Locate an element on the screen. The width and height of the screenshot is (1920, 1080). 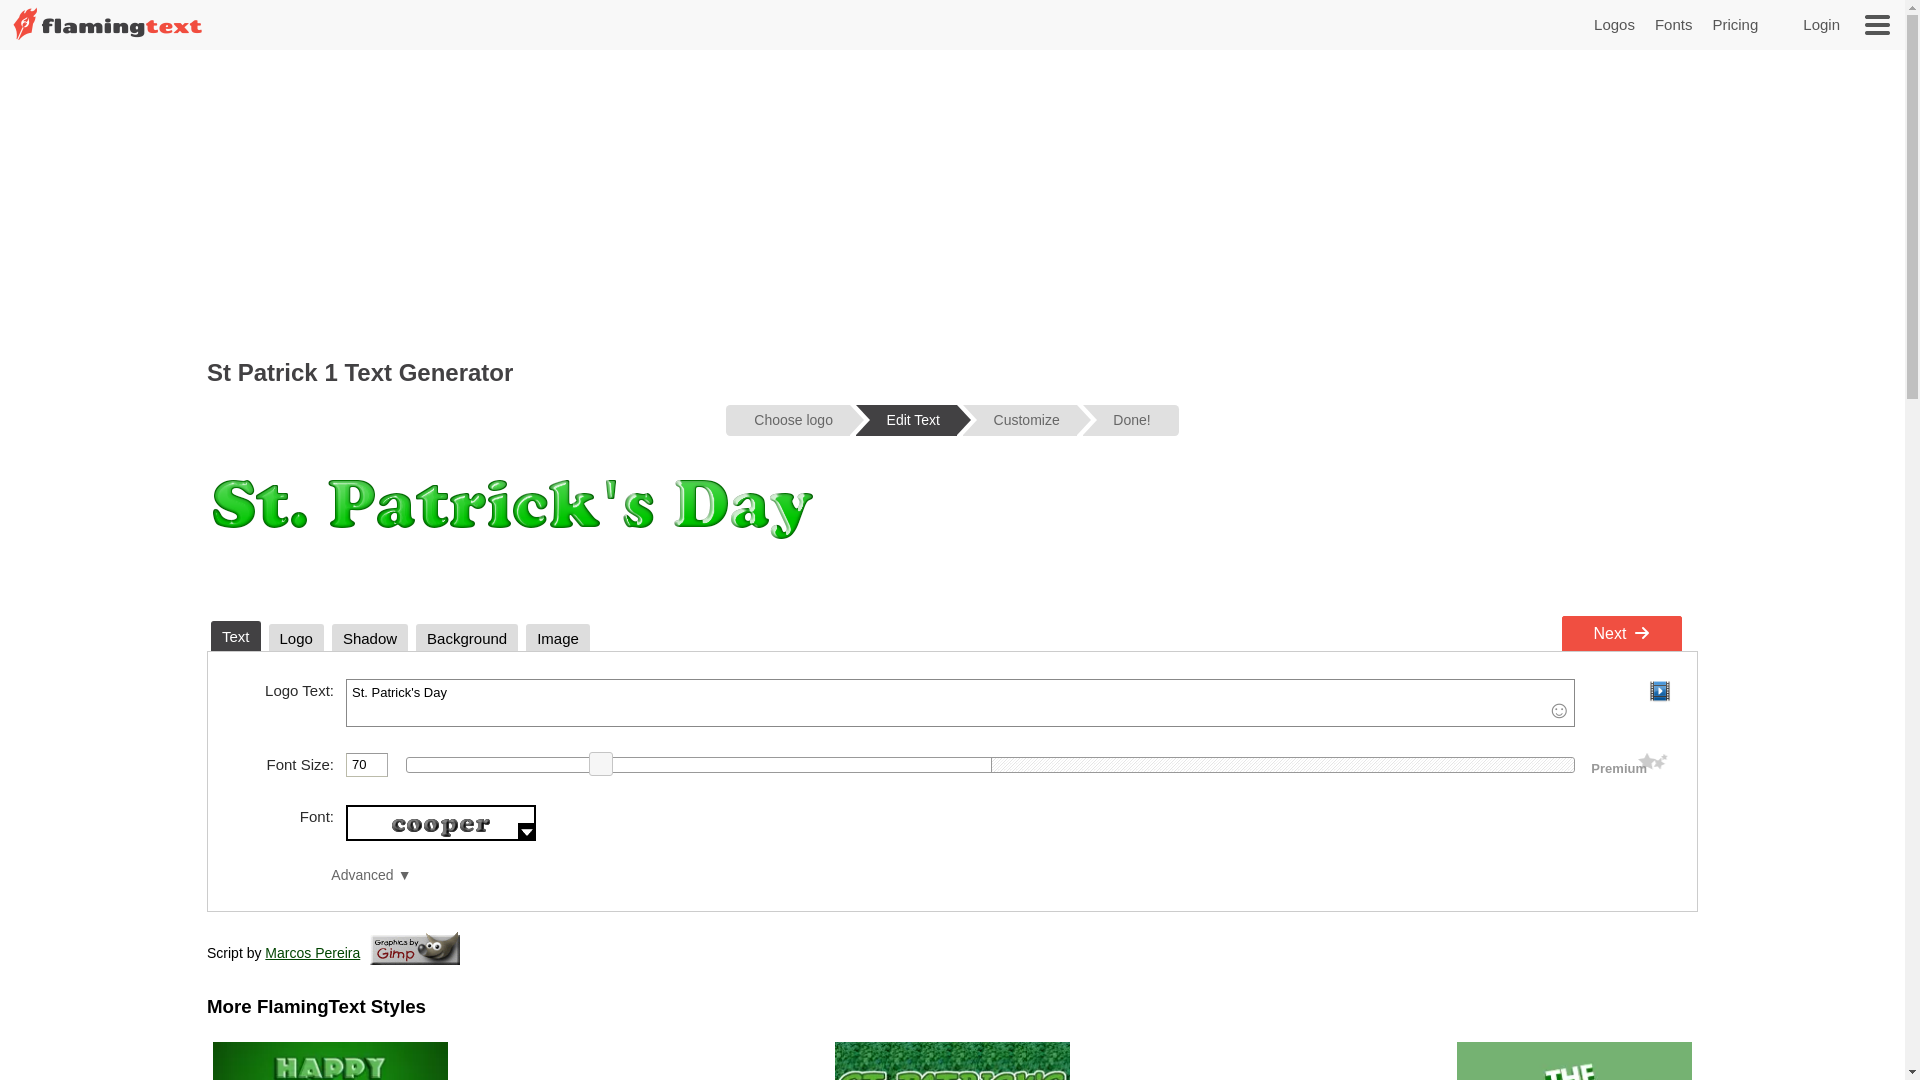
'Marcos Pereira' is located at coordinates (311, 951).